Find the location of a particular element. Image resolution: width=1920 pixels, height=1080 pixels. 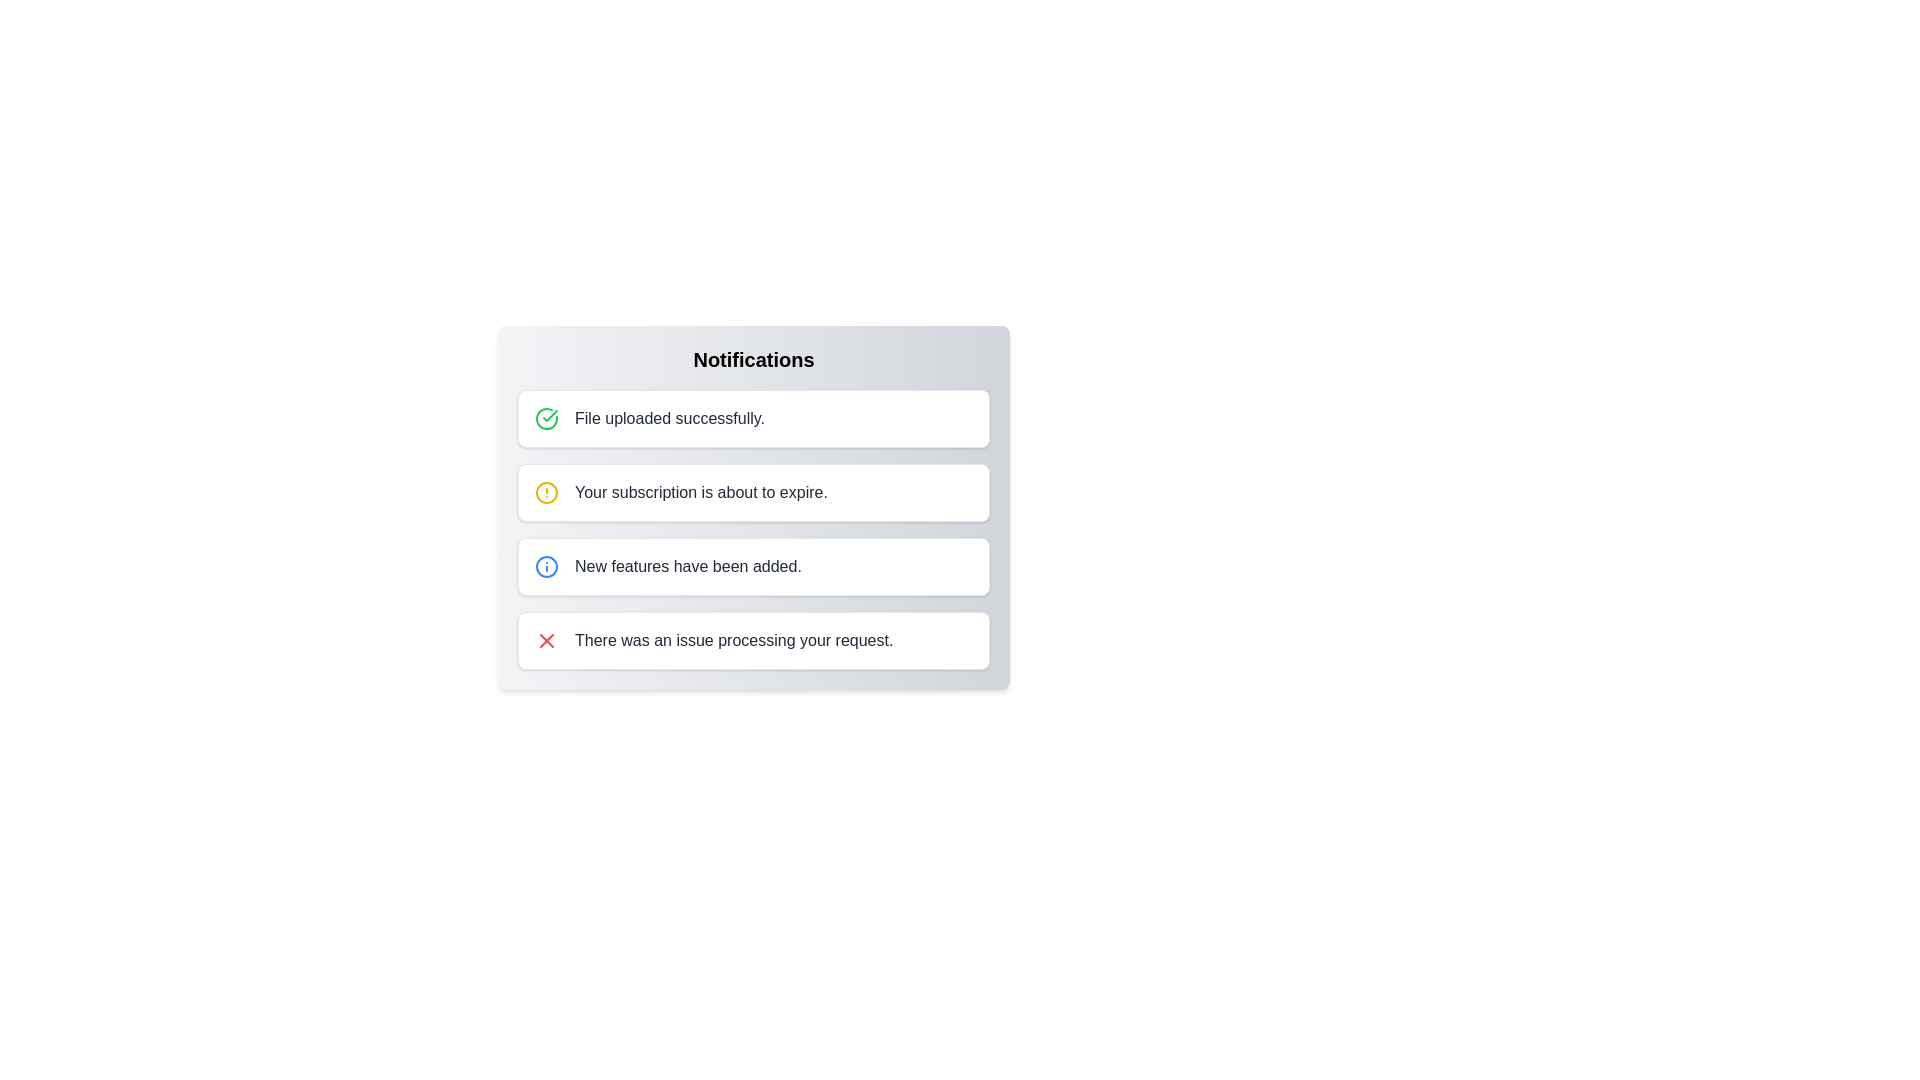

the text label displaying 'File uploaded successfully.' in the topmost notification card located near the top left of the notification box is located at coordinates (670, 418).